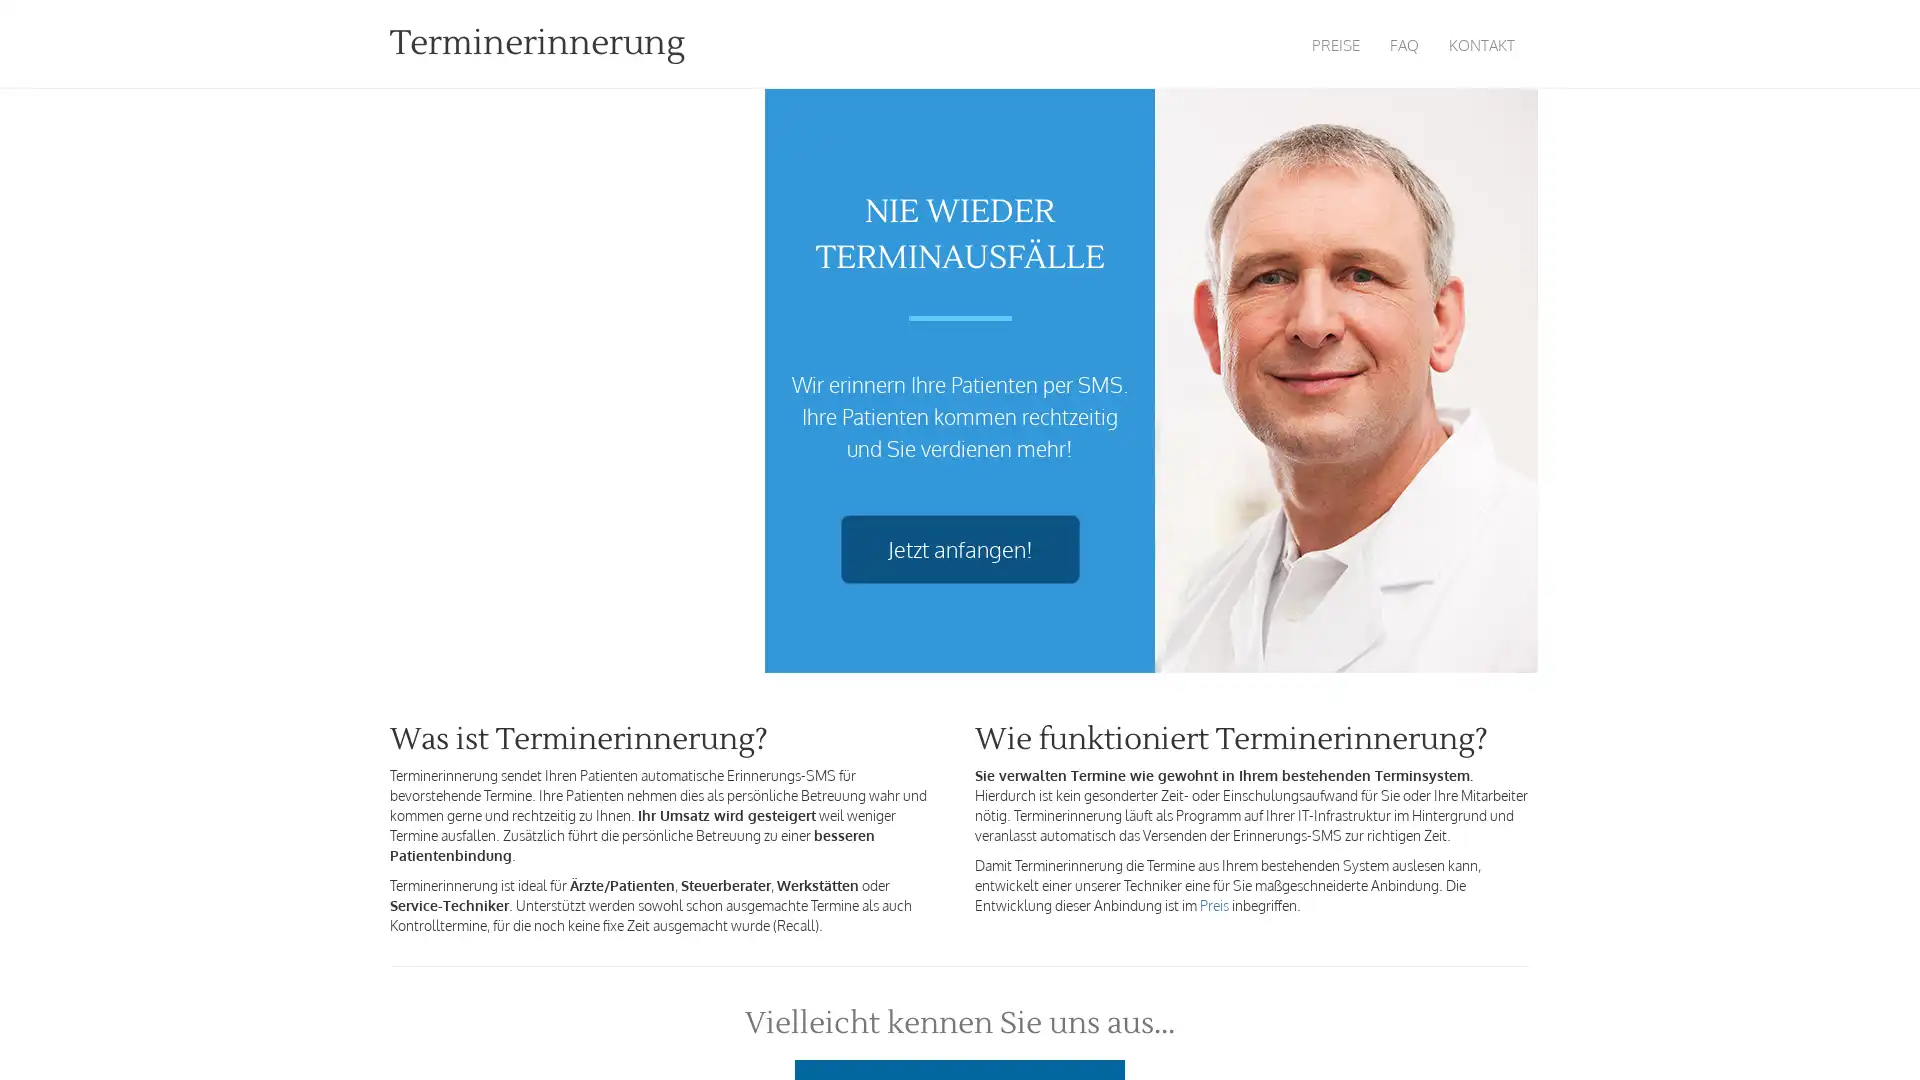 Image resolution: width=1920 pixels, height=1080 pixels. What do you see at coordinates (958, 549) in the screenshot?
I see `Jetzt anfangen!` at bounding box center [958, 549].